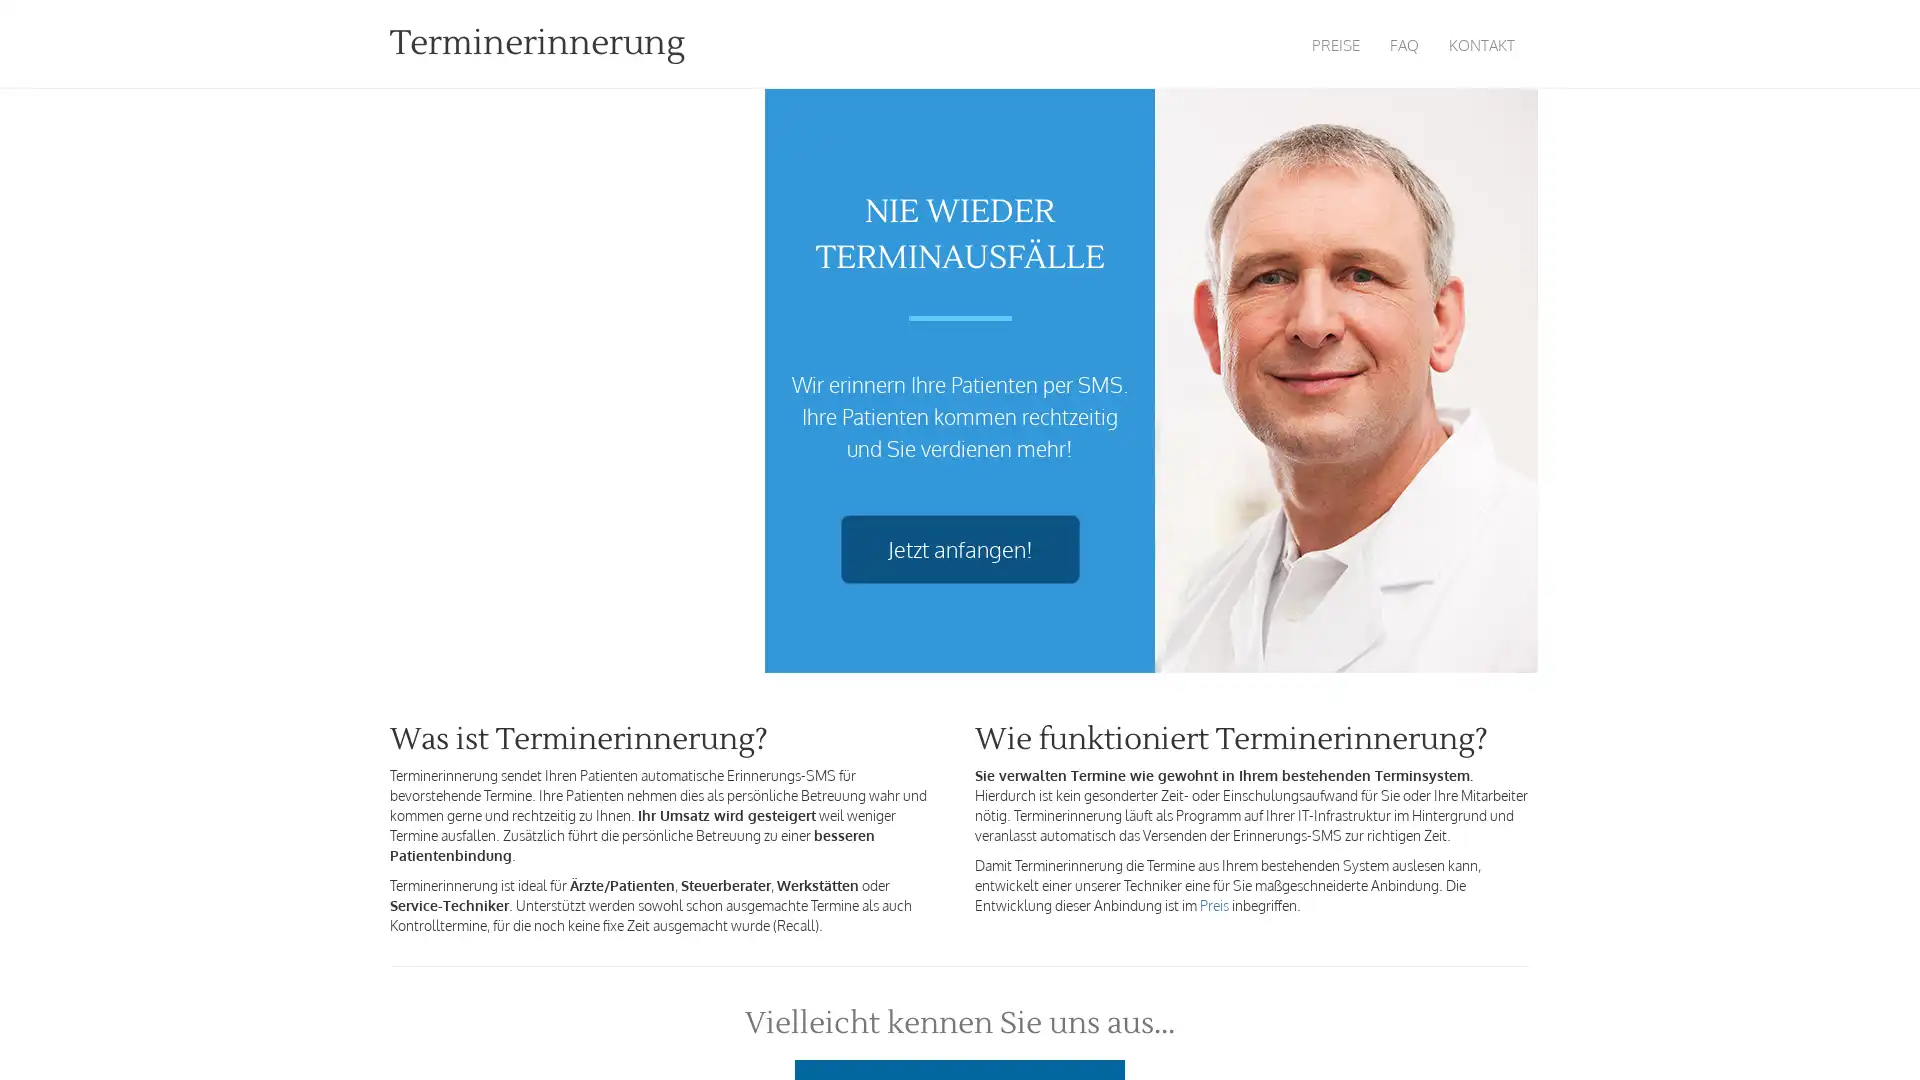 Image resolution: width=1920 pixels, height=1080 pixels. What do you see at coordinates (958, 549) in the screenshot?
I see `Jetzt anfangen!` at bounding box center [958, 549].